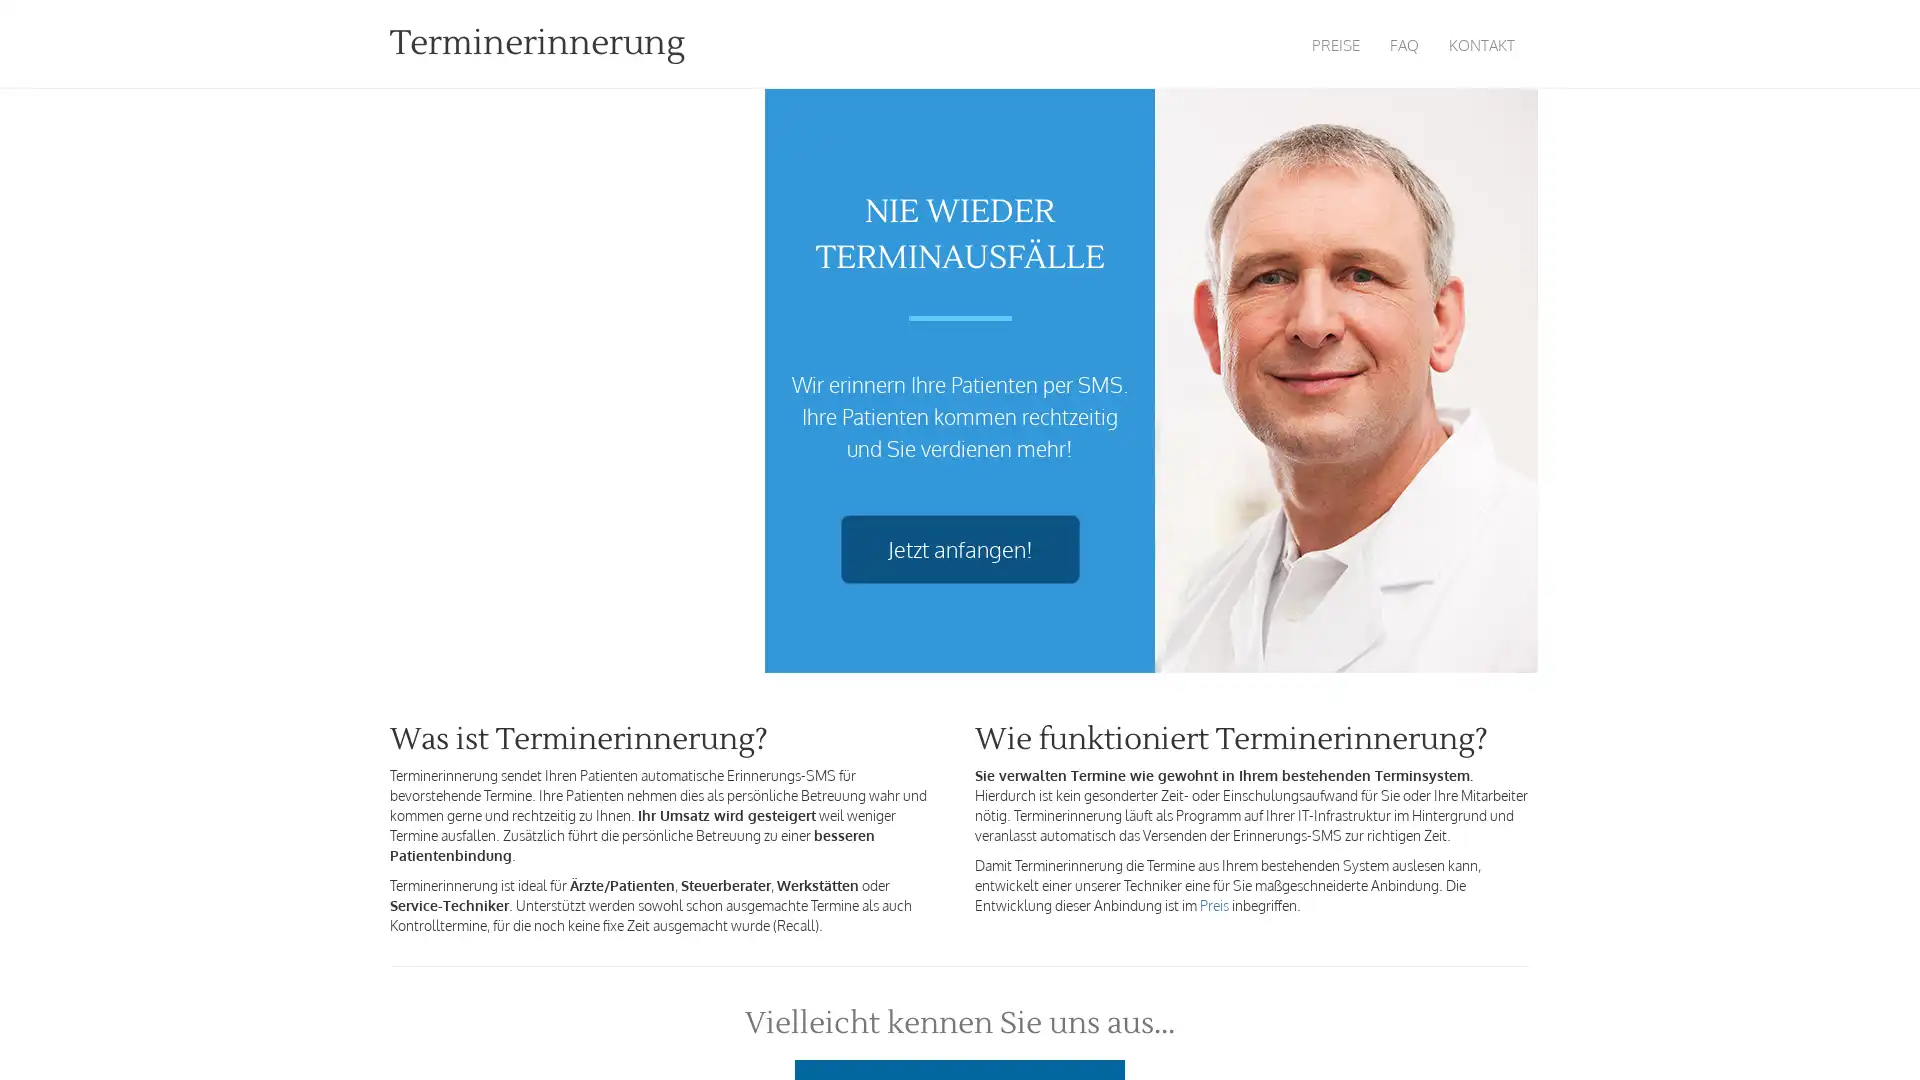 Image resolution: width=1920 pixels, height=1080 pixels. What do you see at coordinates (958, 549) in the screenshot?
I see `Jetzt anfangen!` at bounding box center [958, 549].